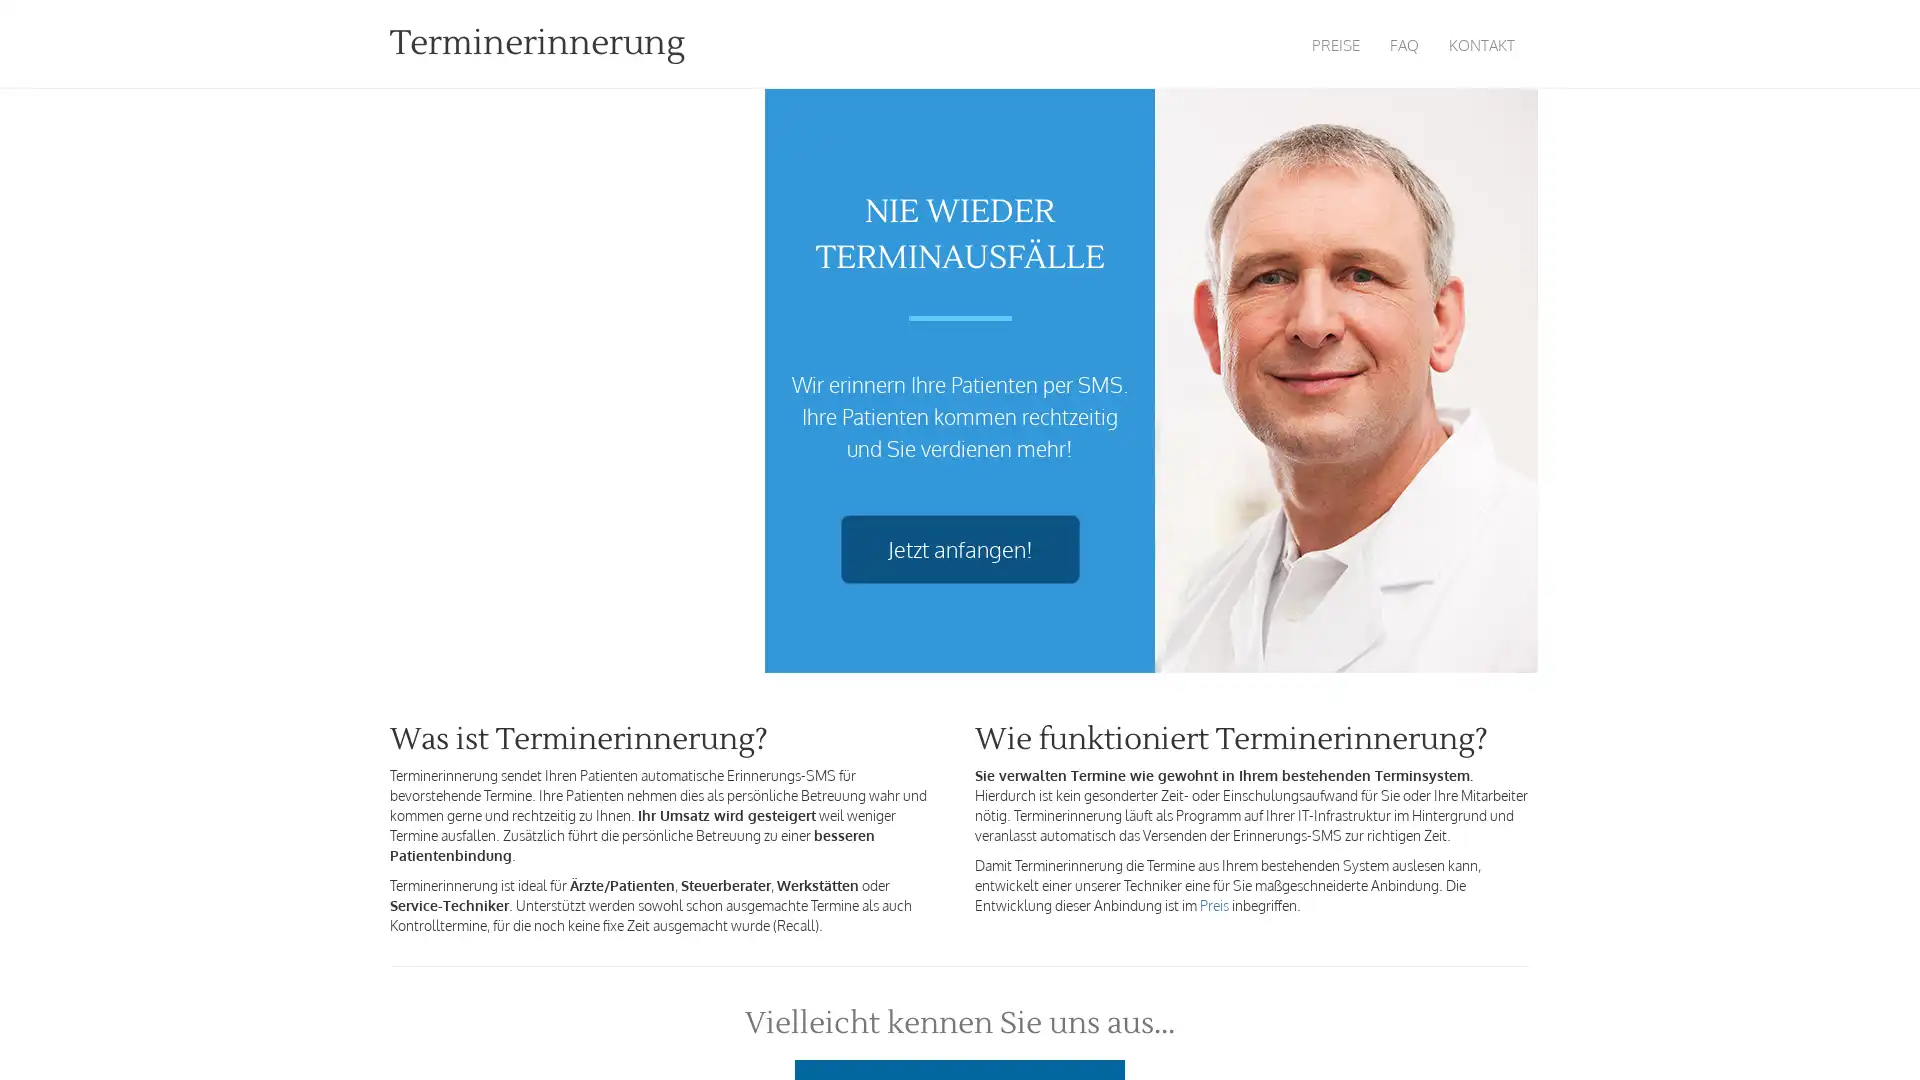 Image resolution: width=1920 pixels, height=1080 pixels. What do you see at coordinates (958, 549) in the screenshot?
I see `Jetzt anfangen!` at bounding box center [958, 549].